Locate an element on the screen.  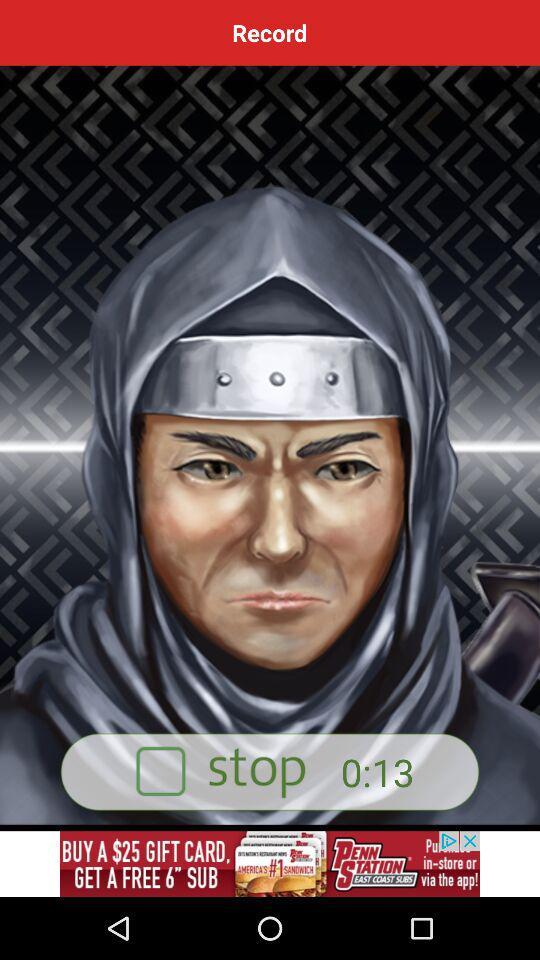
advertisement is located at coordinates (270, 771).